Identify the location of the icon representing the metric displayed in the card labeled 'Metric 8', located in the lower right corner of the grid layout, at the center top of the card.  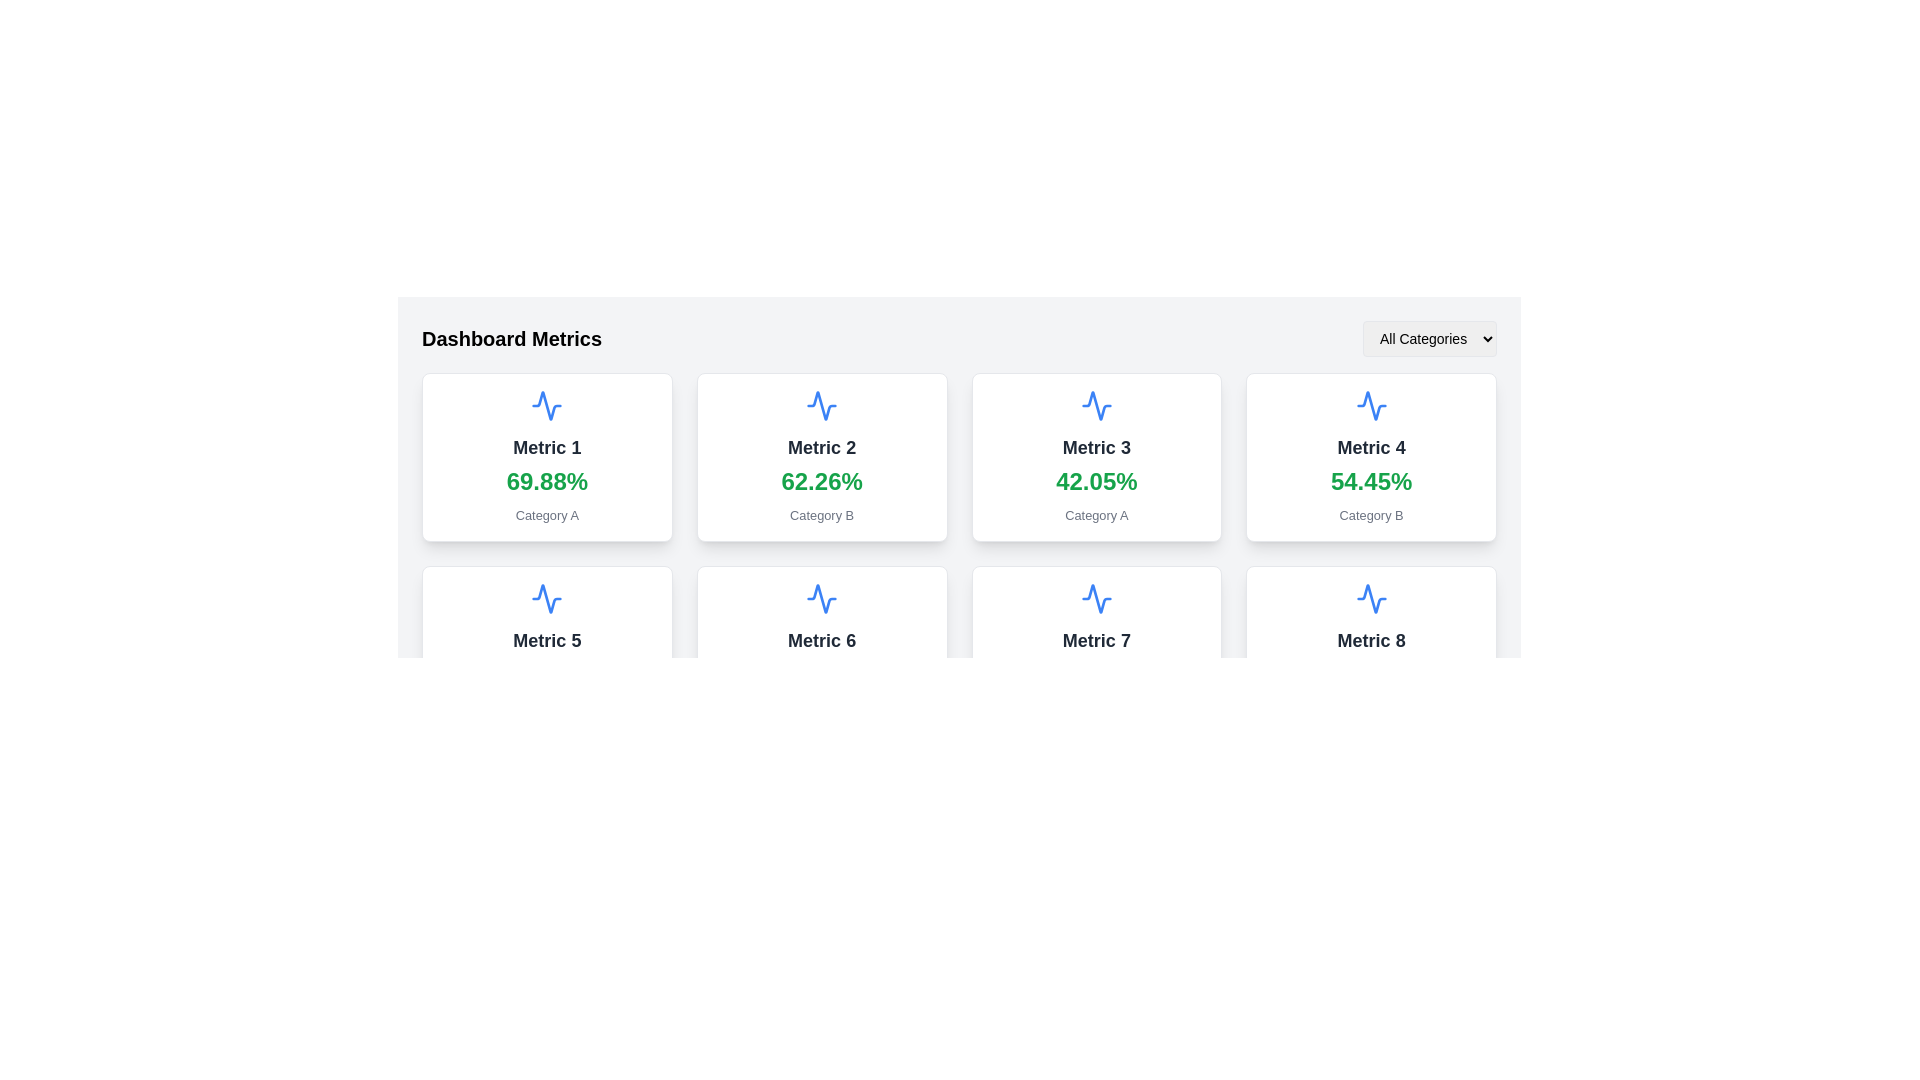
(1370, 598).